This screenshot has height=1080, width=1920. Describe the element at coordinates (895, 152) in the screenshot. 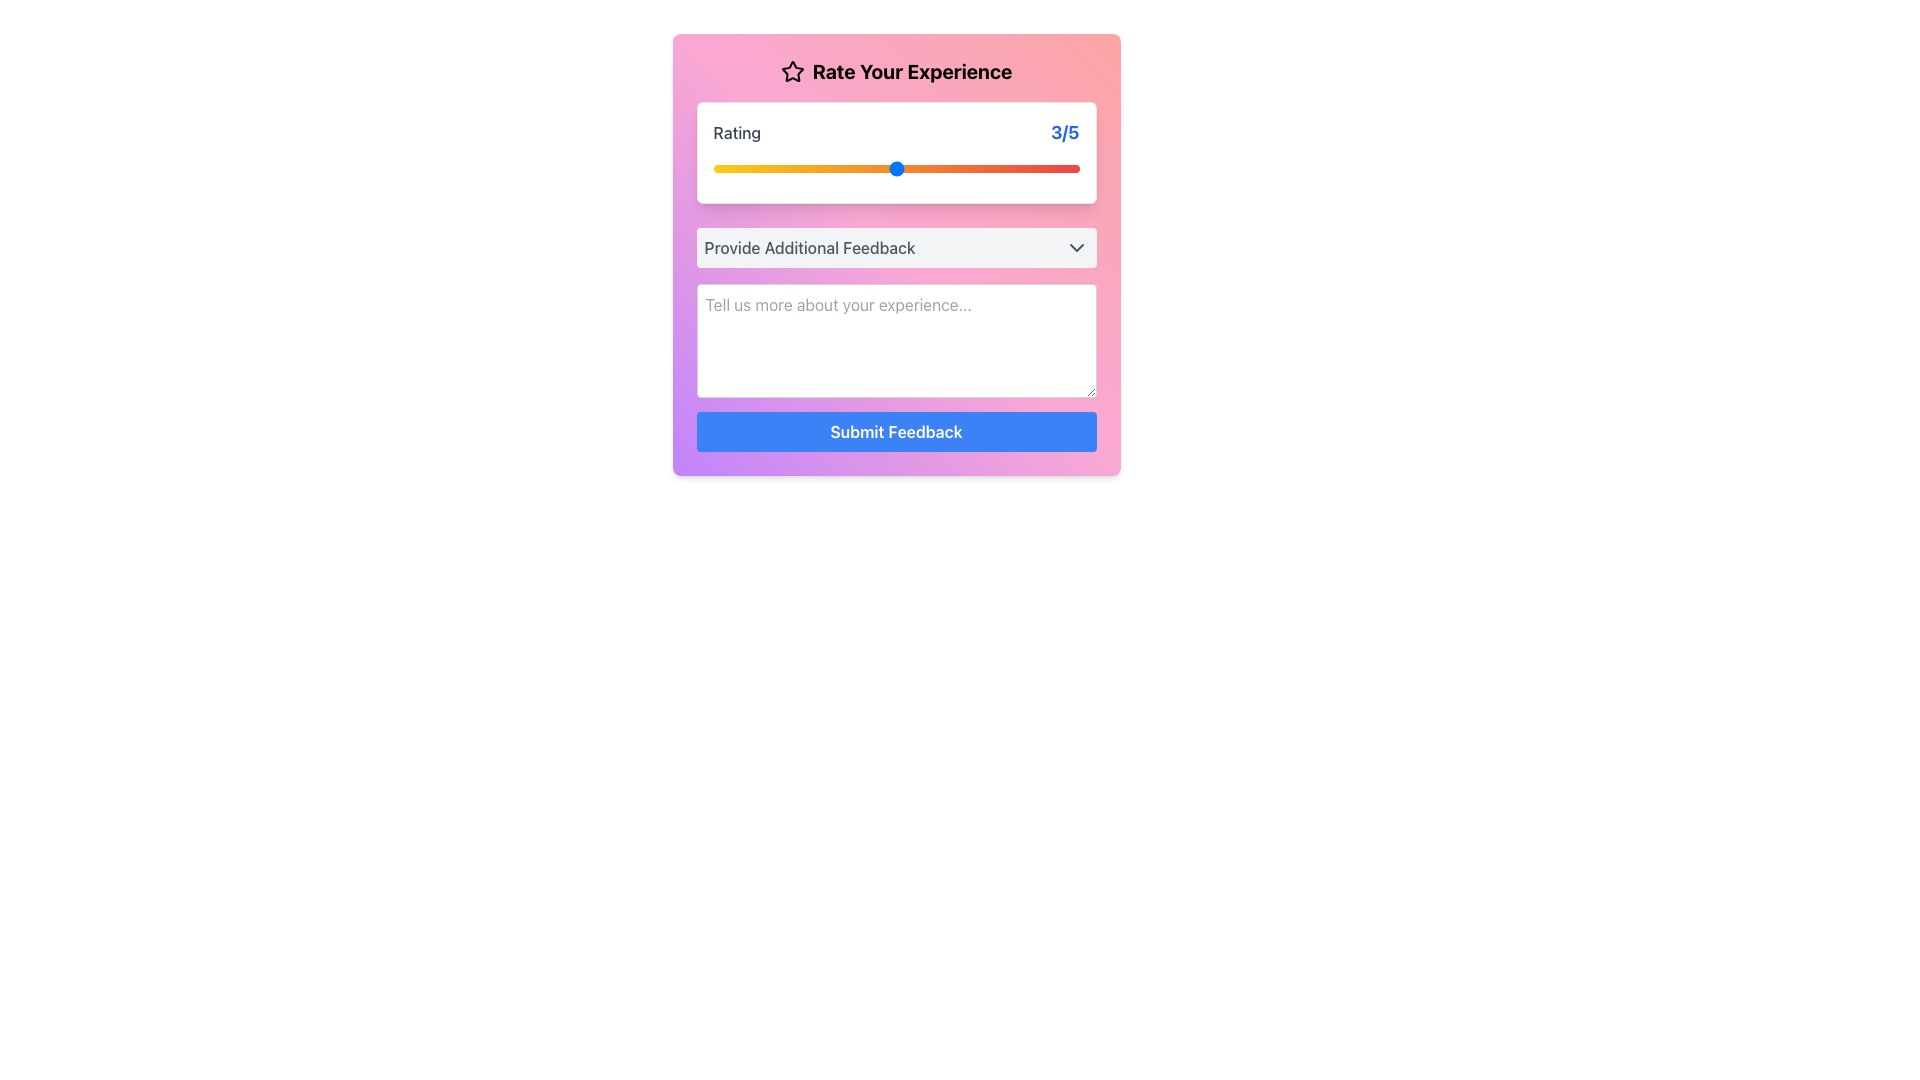

I see `the slider of the Rating Selector, which features the text 'Rating' on the left and '3/5' on the right, to select a rating value` at that location.